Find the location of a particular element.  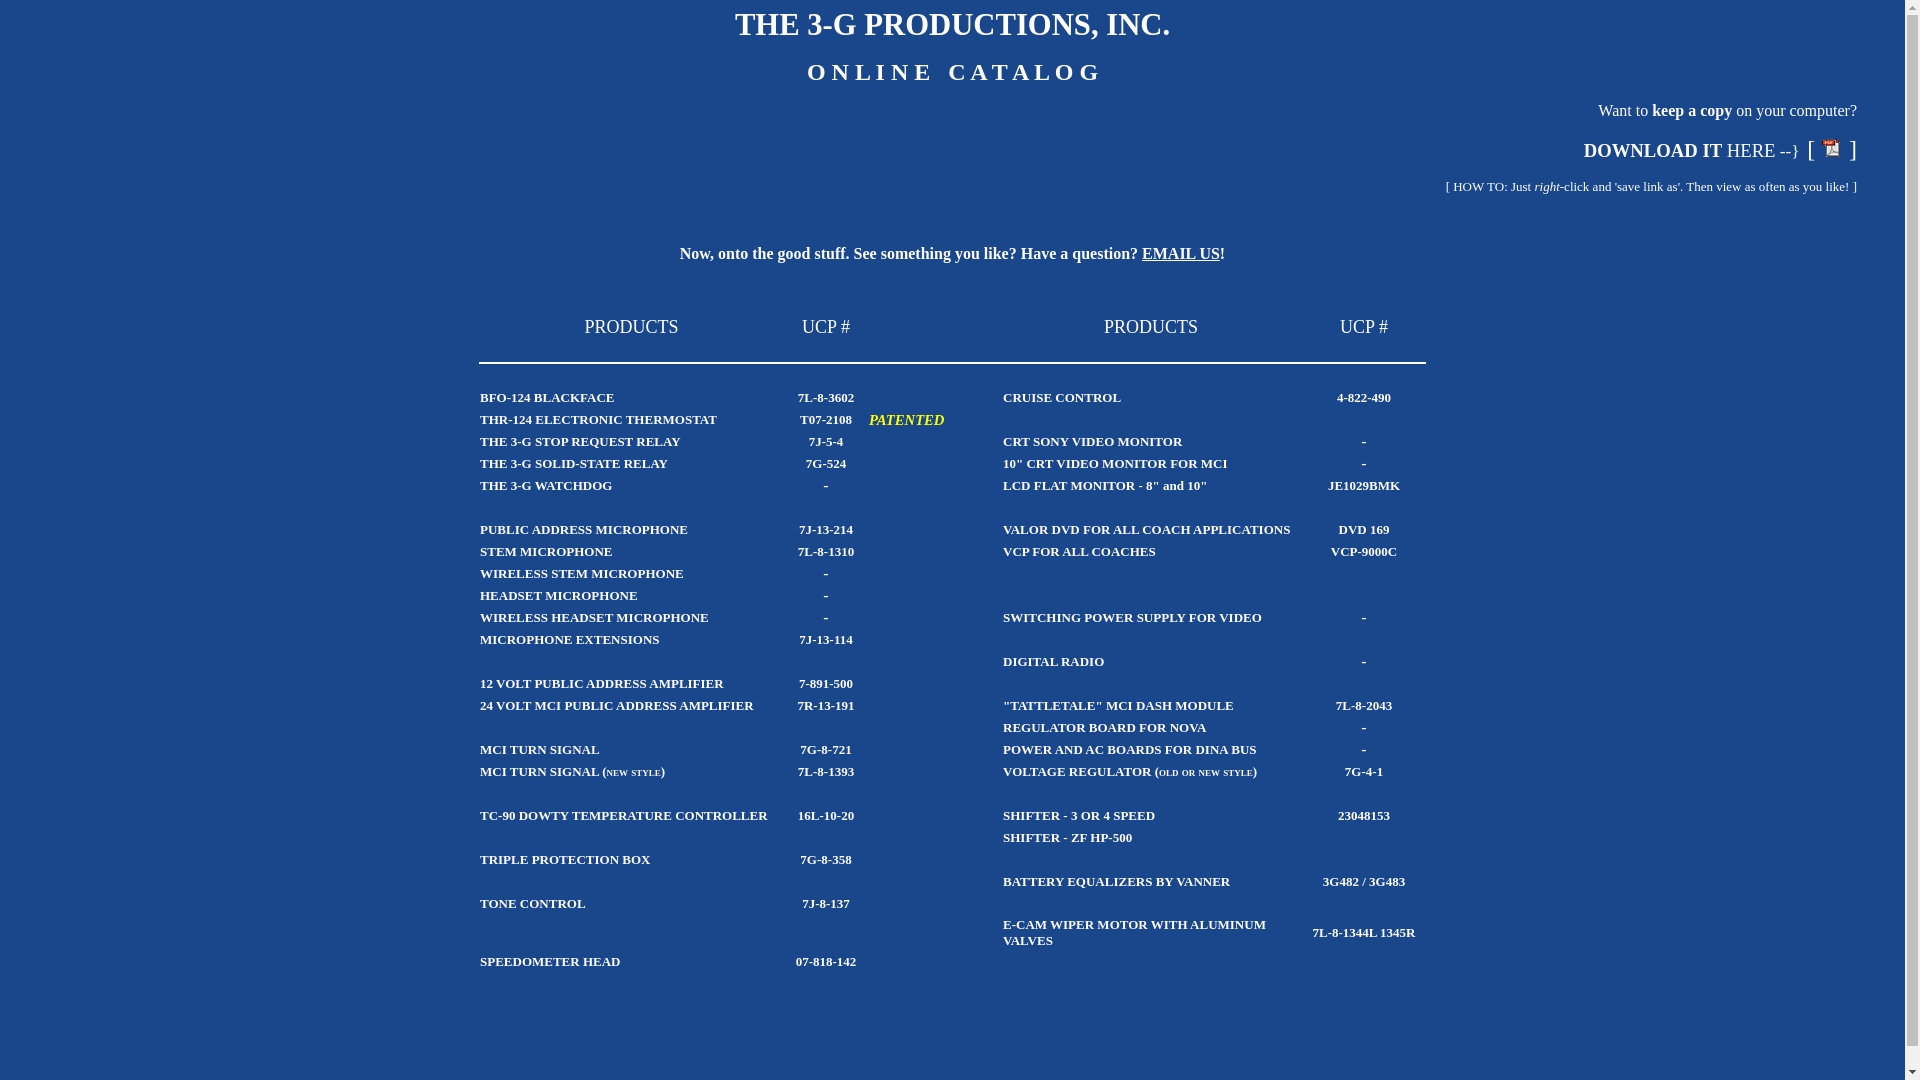

'TONE CONTROL' is located at coordinates (480, 903).